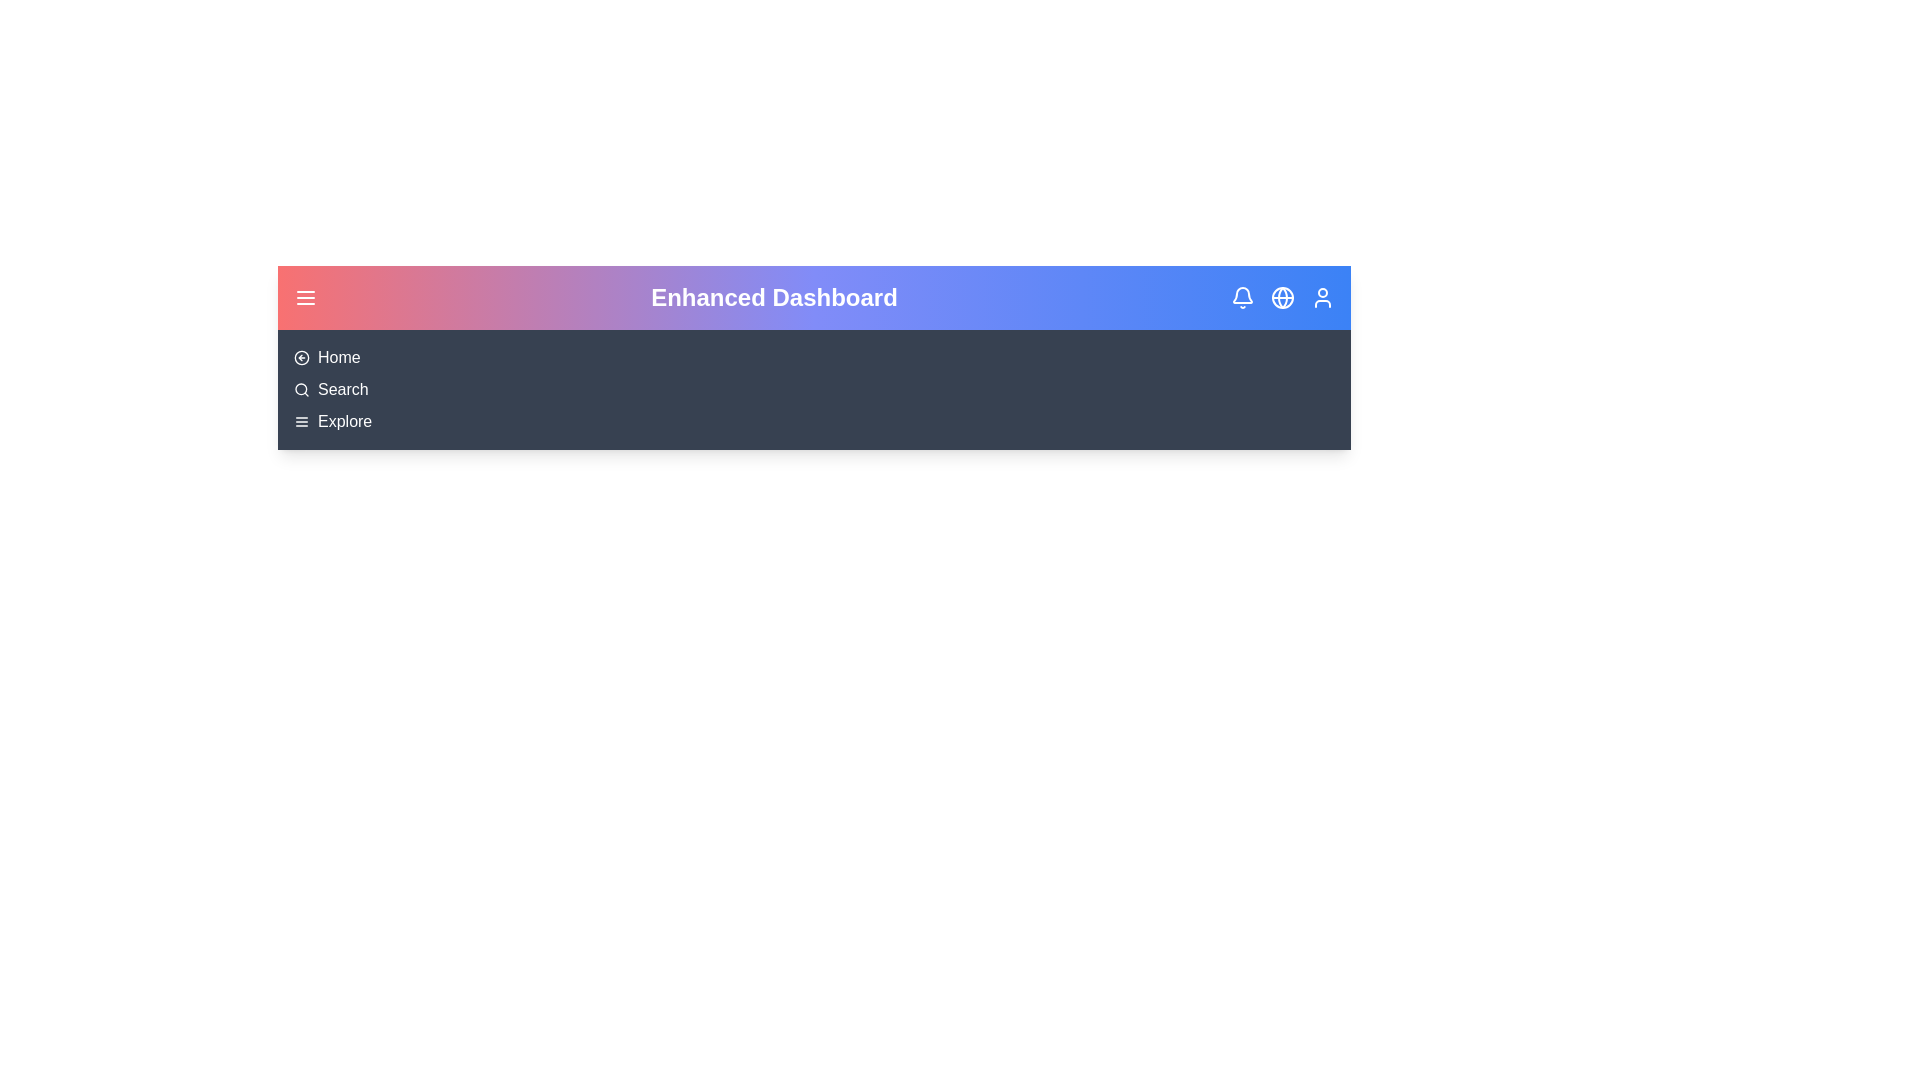 This screenshot has width=1920, height=1080. I want to click on the 'Search' navigation item, so click(342, 389).